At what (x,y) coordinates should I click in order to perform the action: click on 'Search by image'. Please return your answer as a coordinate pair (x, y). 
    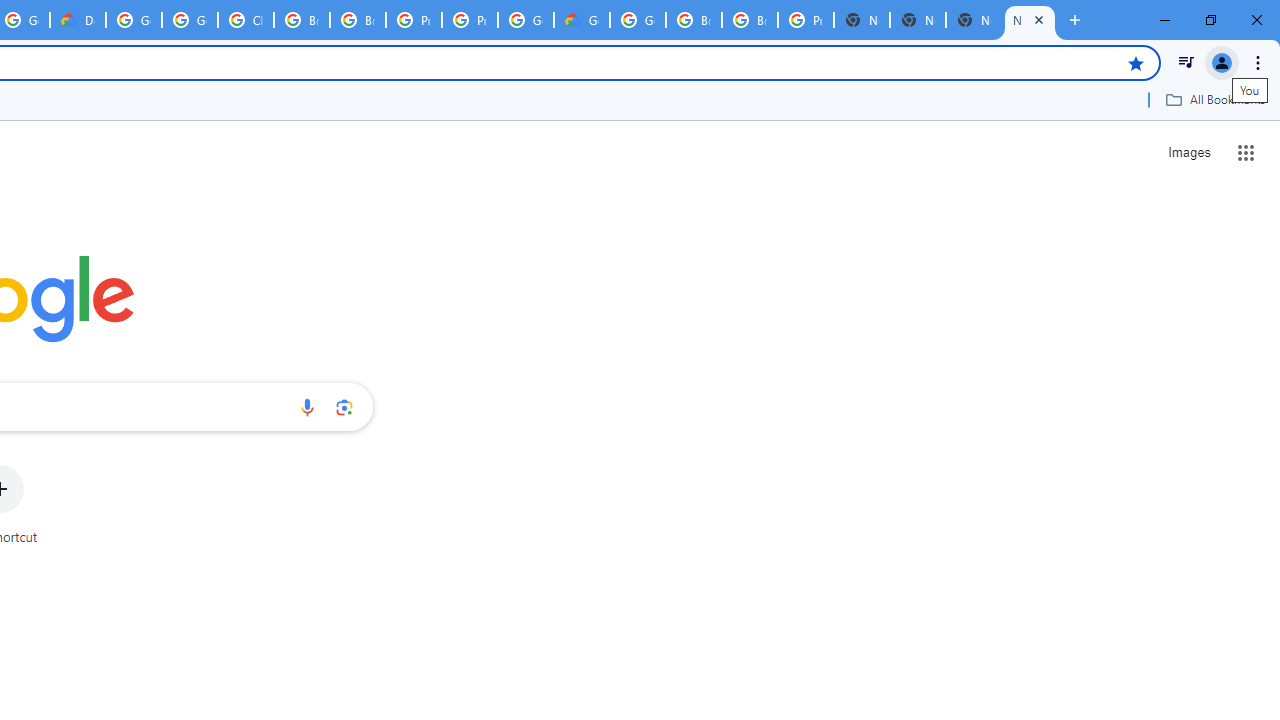
    Looking at the image, I should click on (344, 406).